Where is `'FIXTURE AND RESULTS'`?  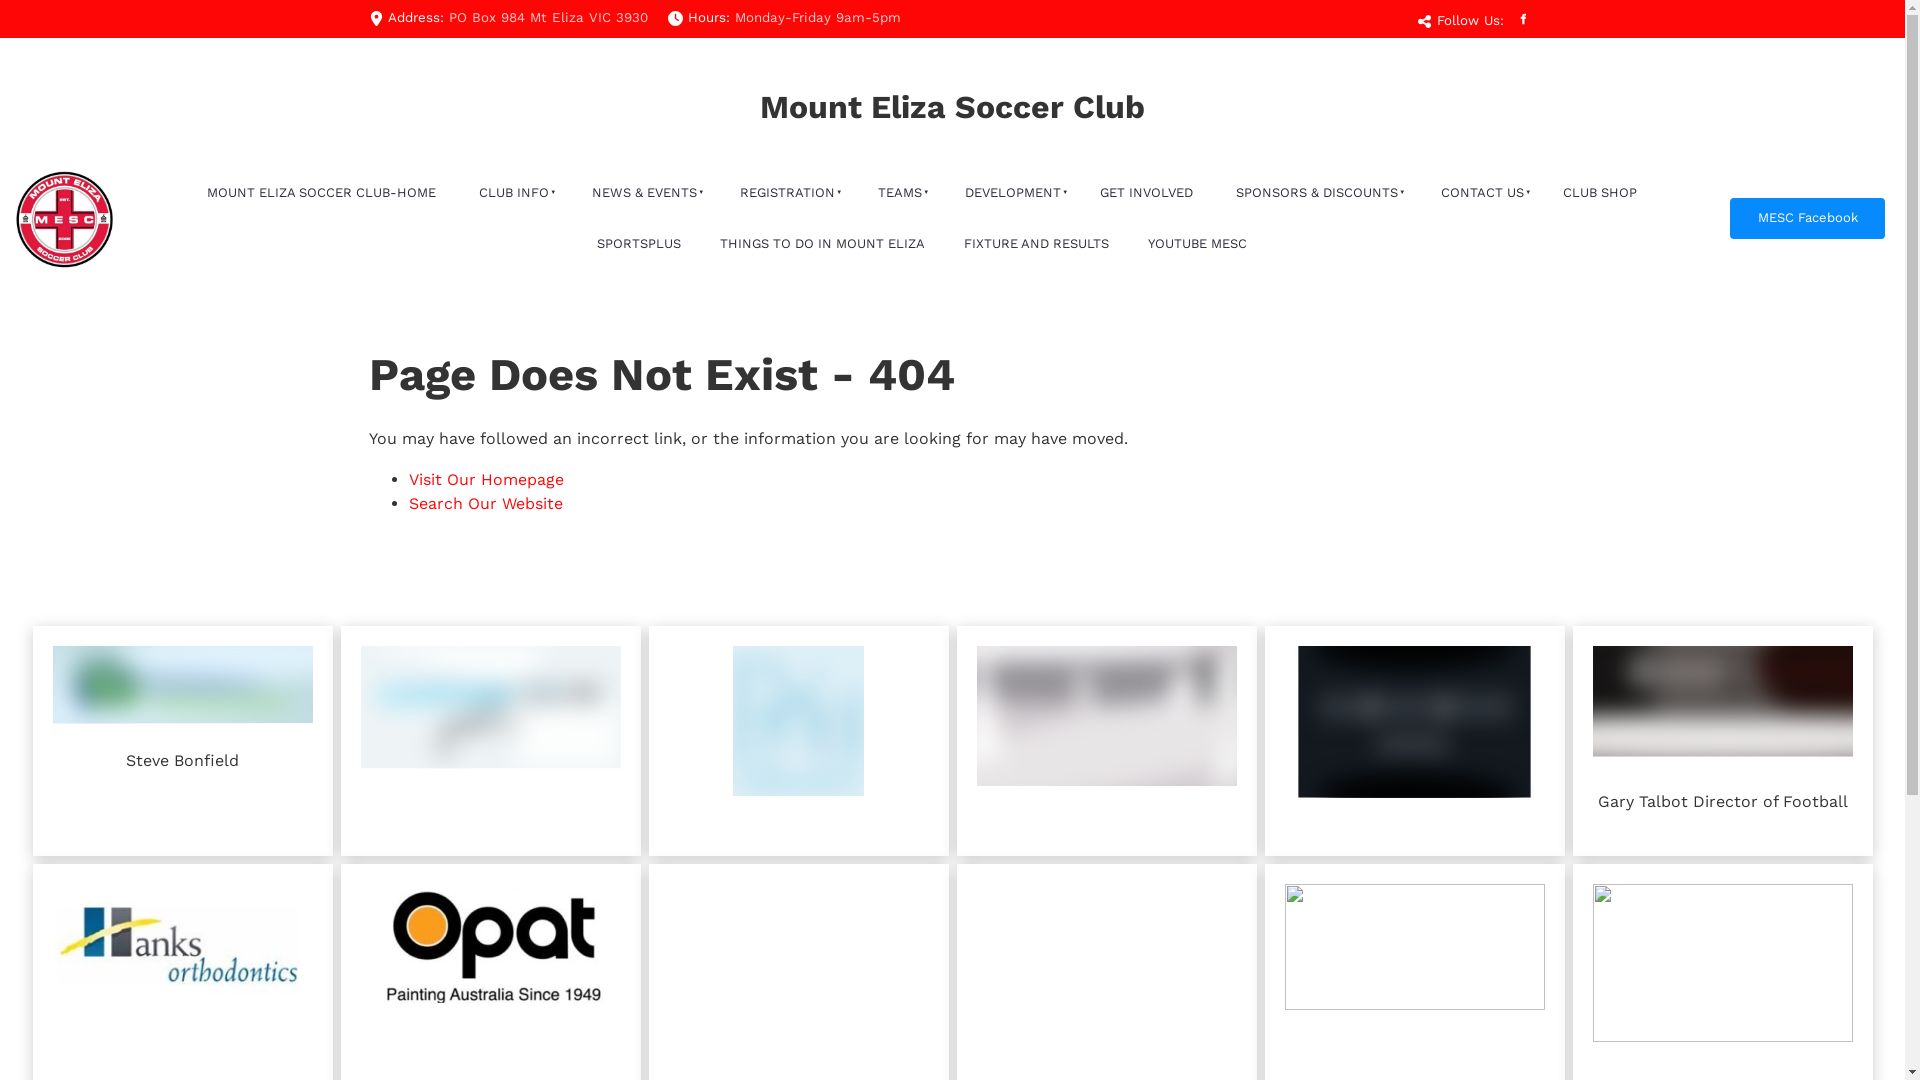
'FIXTURE AND RESULTS' is located at coordinates (1036, 243).